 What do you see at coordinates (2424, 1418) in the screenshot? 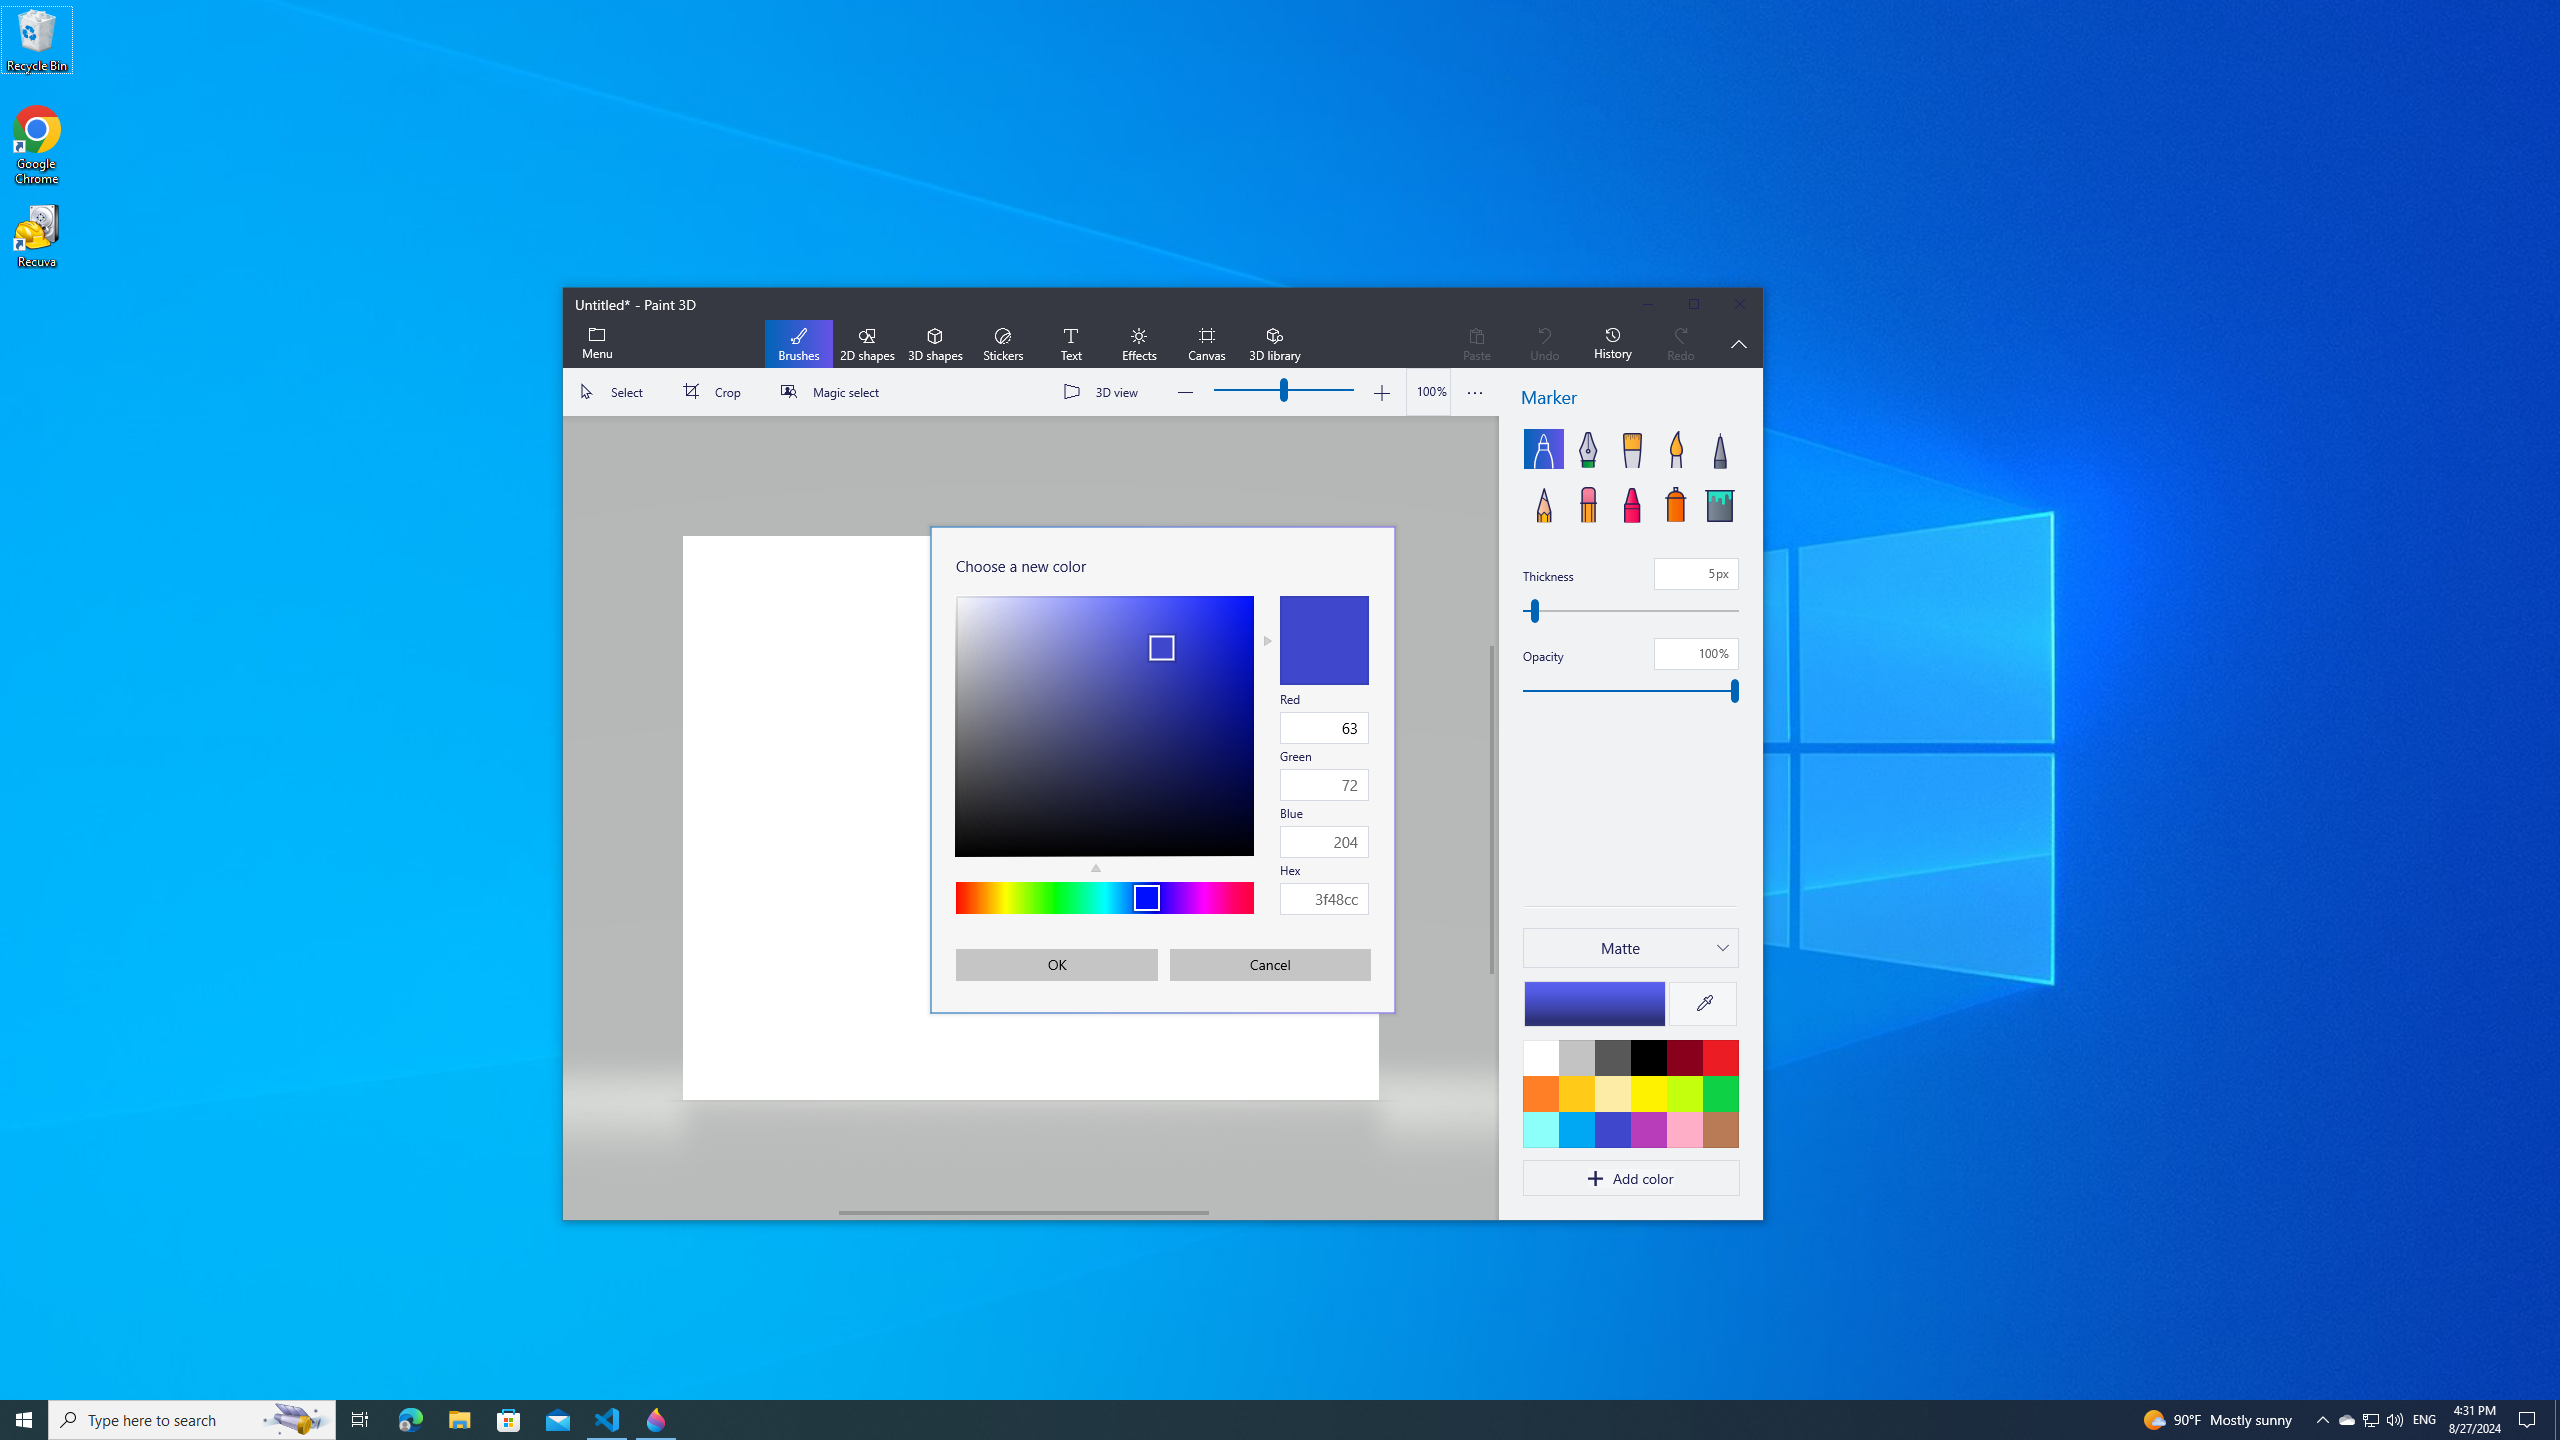
I see `'Tray Input Indicator - English (United States)'` at bounding box center [2424, 1418].